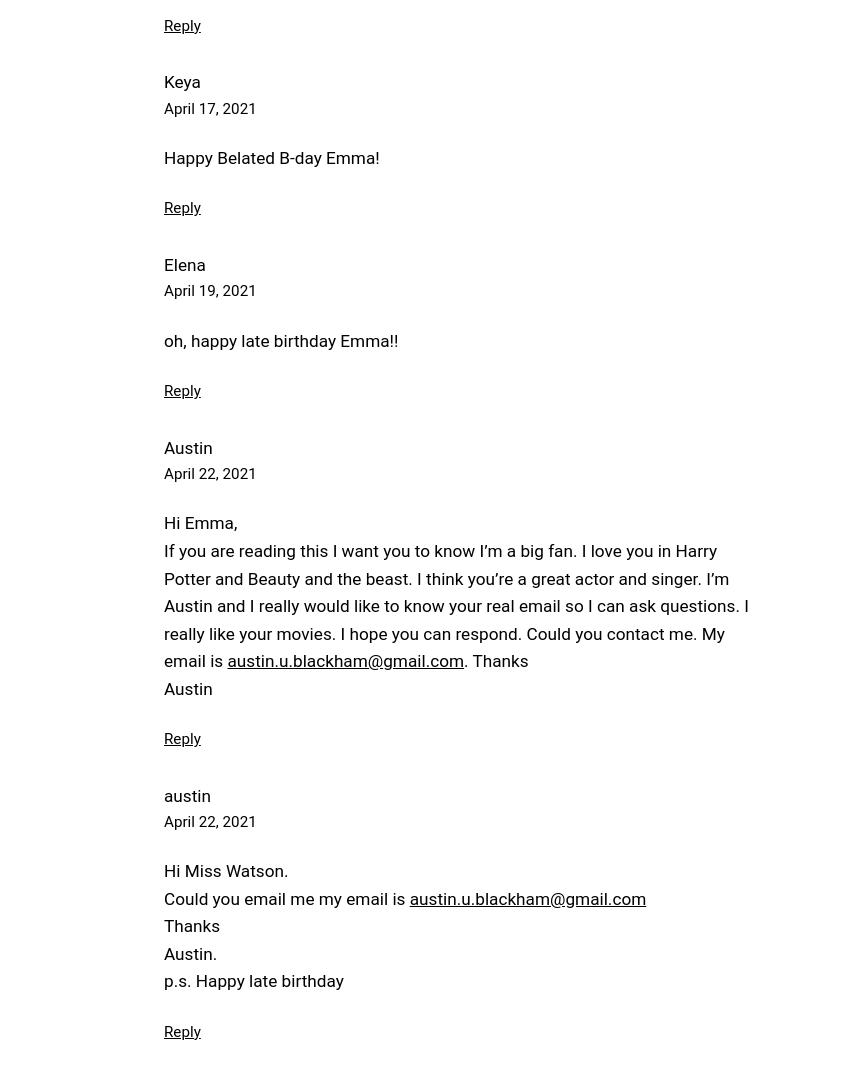 Image resolution: width=850 pixels, height=1074 pixels. What do you see at coordinates (226, 870) in the screenshot?
I see `'Hi Miss Watson.'` at bounding box center [226, 870].